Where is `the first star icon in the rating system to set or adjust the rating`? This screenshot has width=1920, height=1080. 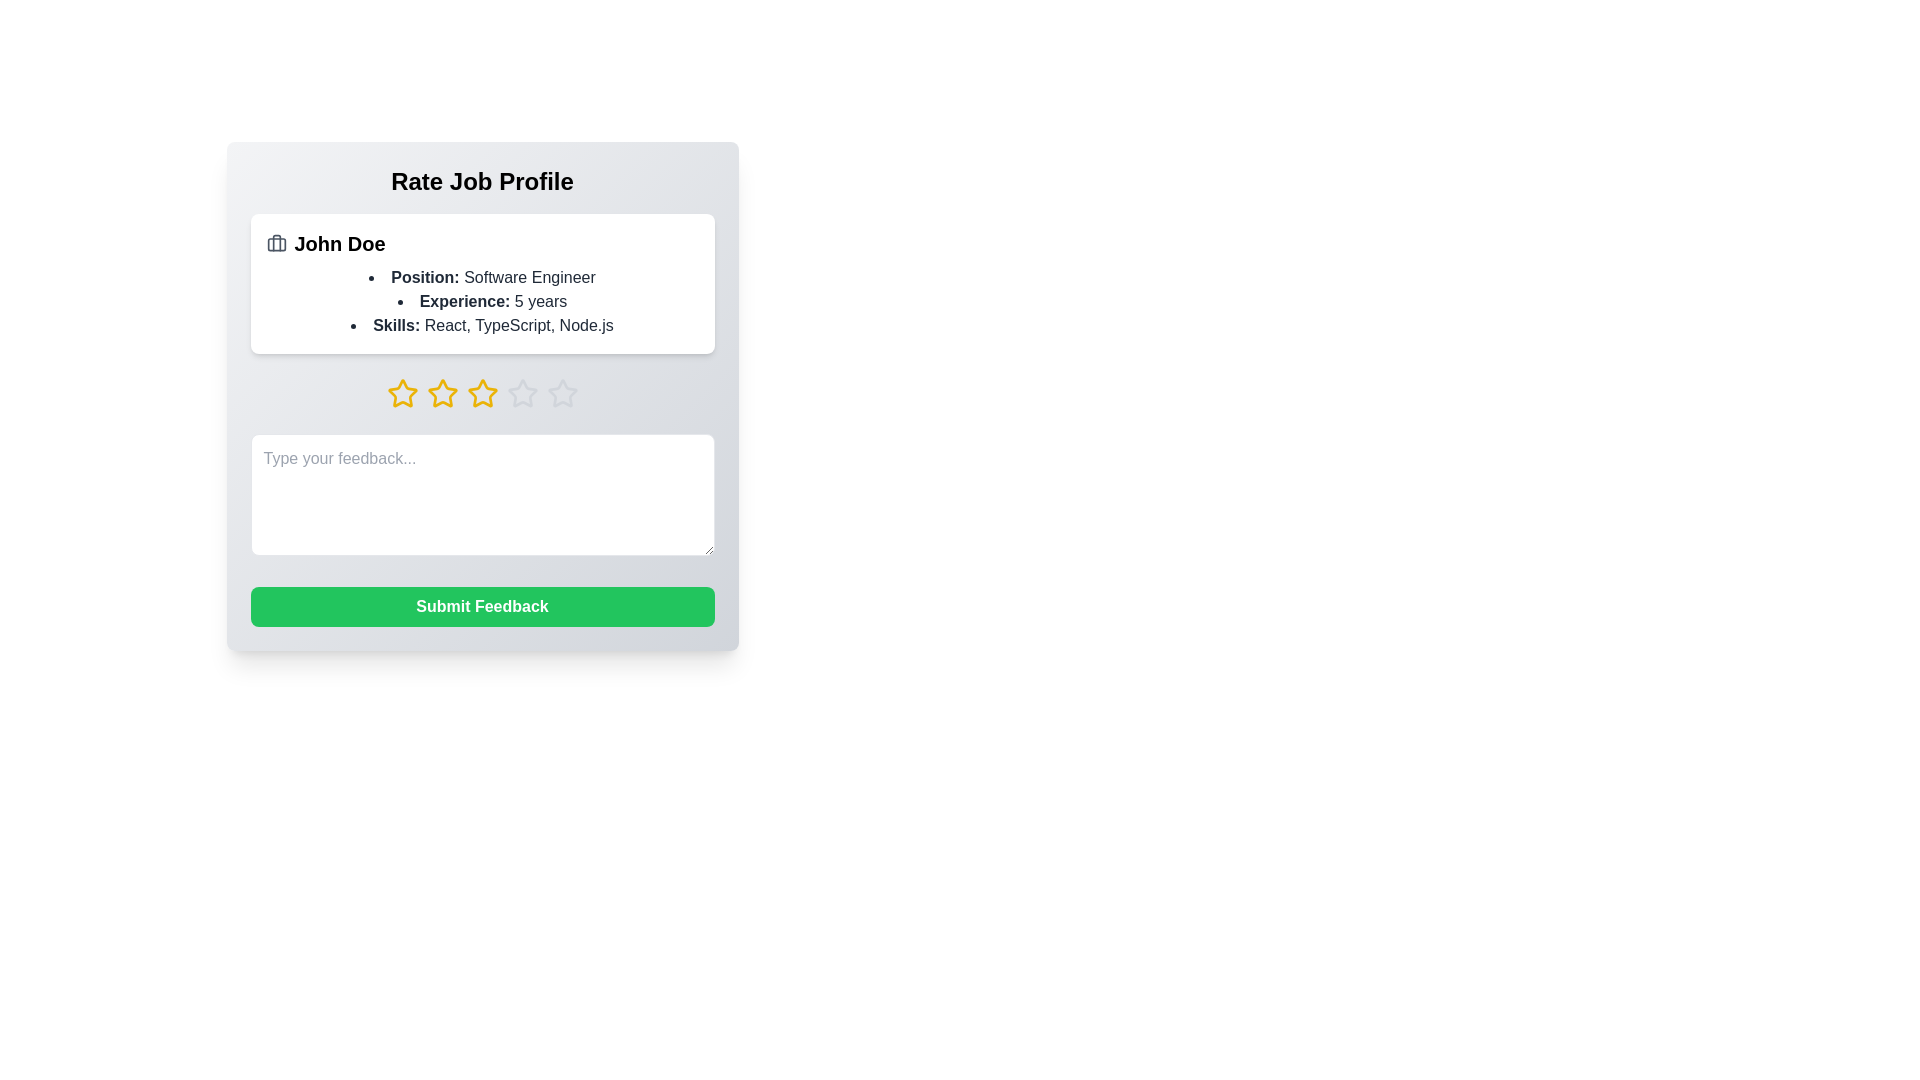 the first star icon in the rating system to set or adjust the rating is located at coordinates (401, 393).